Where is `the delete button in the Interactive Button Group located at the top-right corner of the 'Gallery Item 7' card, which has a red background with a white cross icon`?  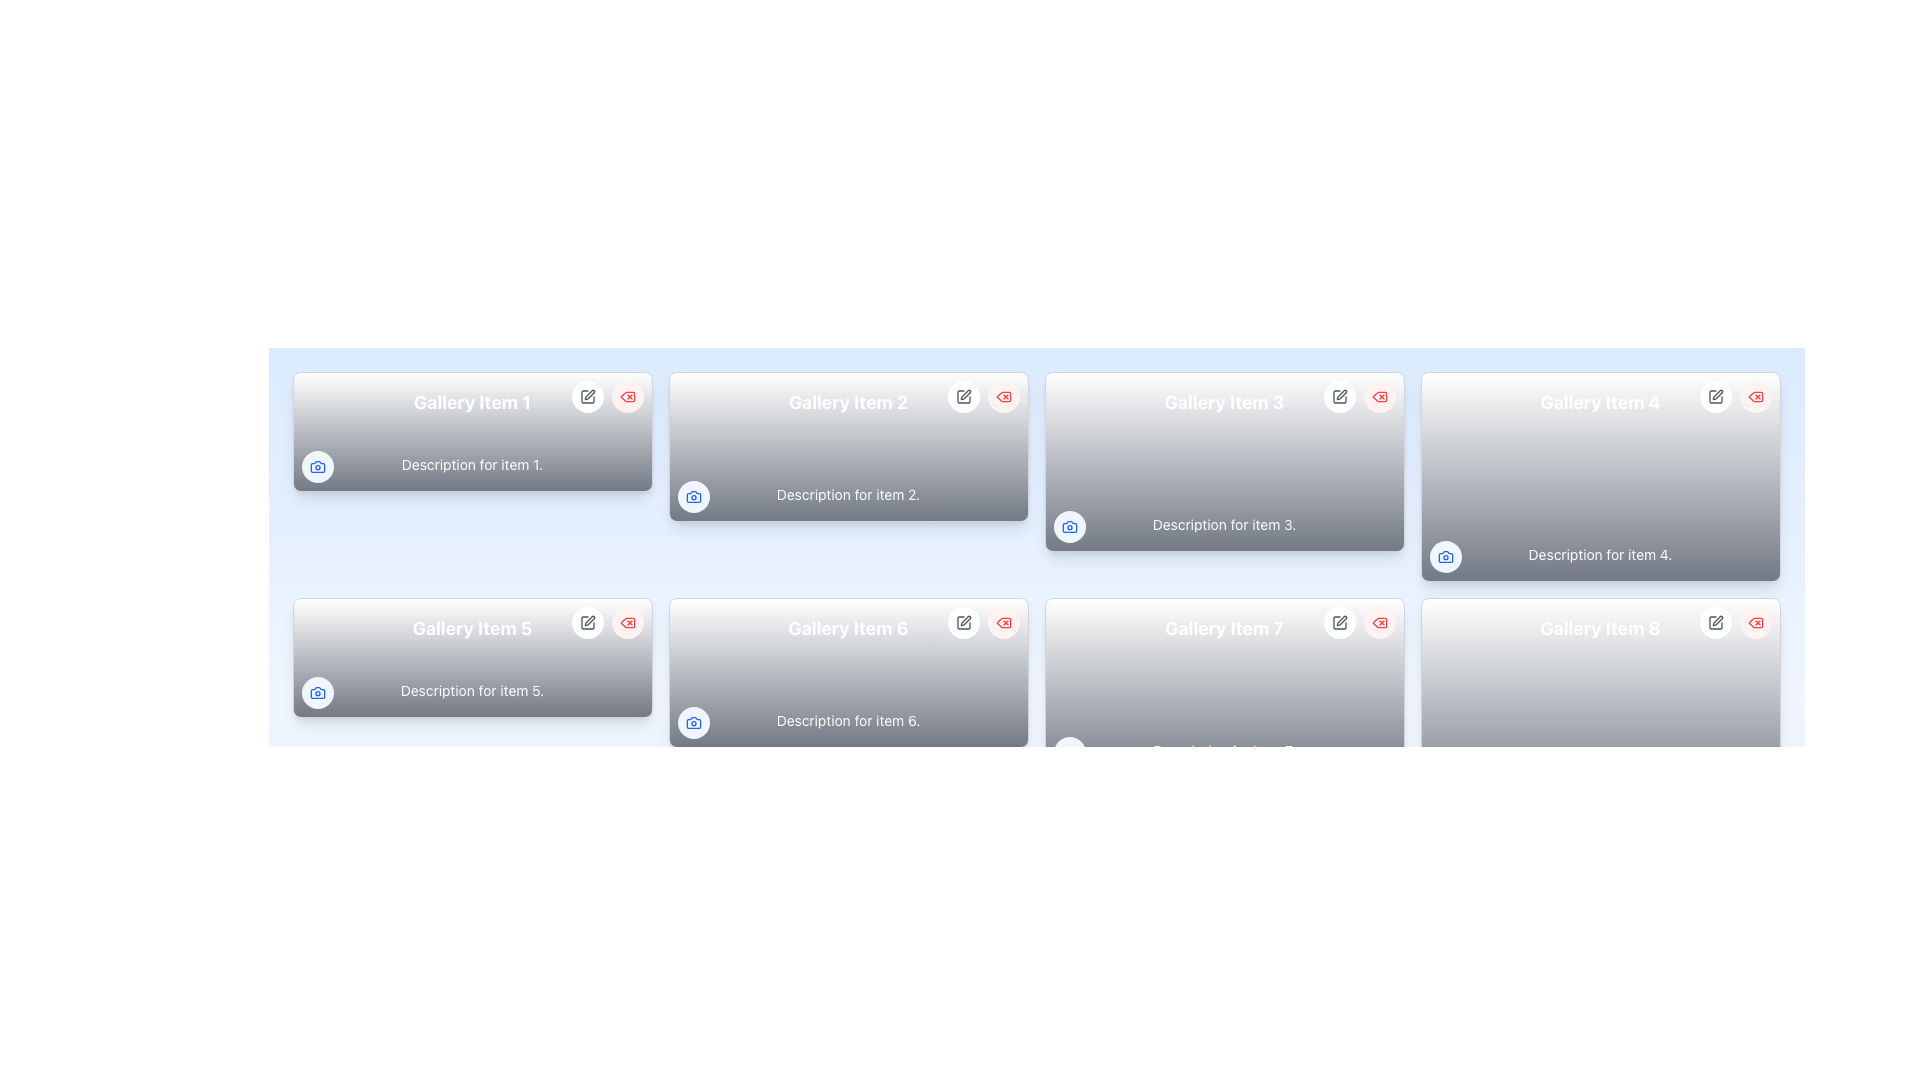 the delete button in the Interactive Button Group located at the top-right corner of the 'Gallery Item 7' card, which has a red background with a white cross icon is located at coordinates (1359, 622).